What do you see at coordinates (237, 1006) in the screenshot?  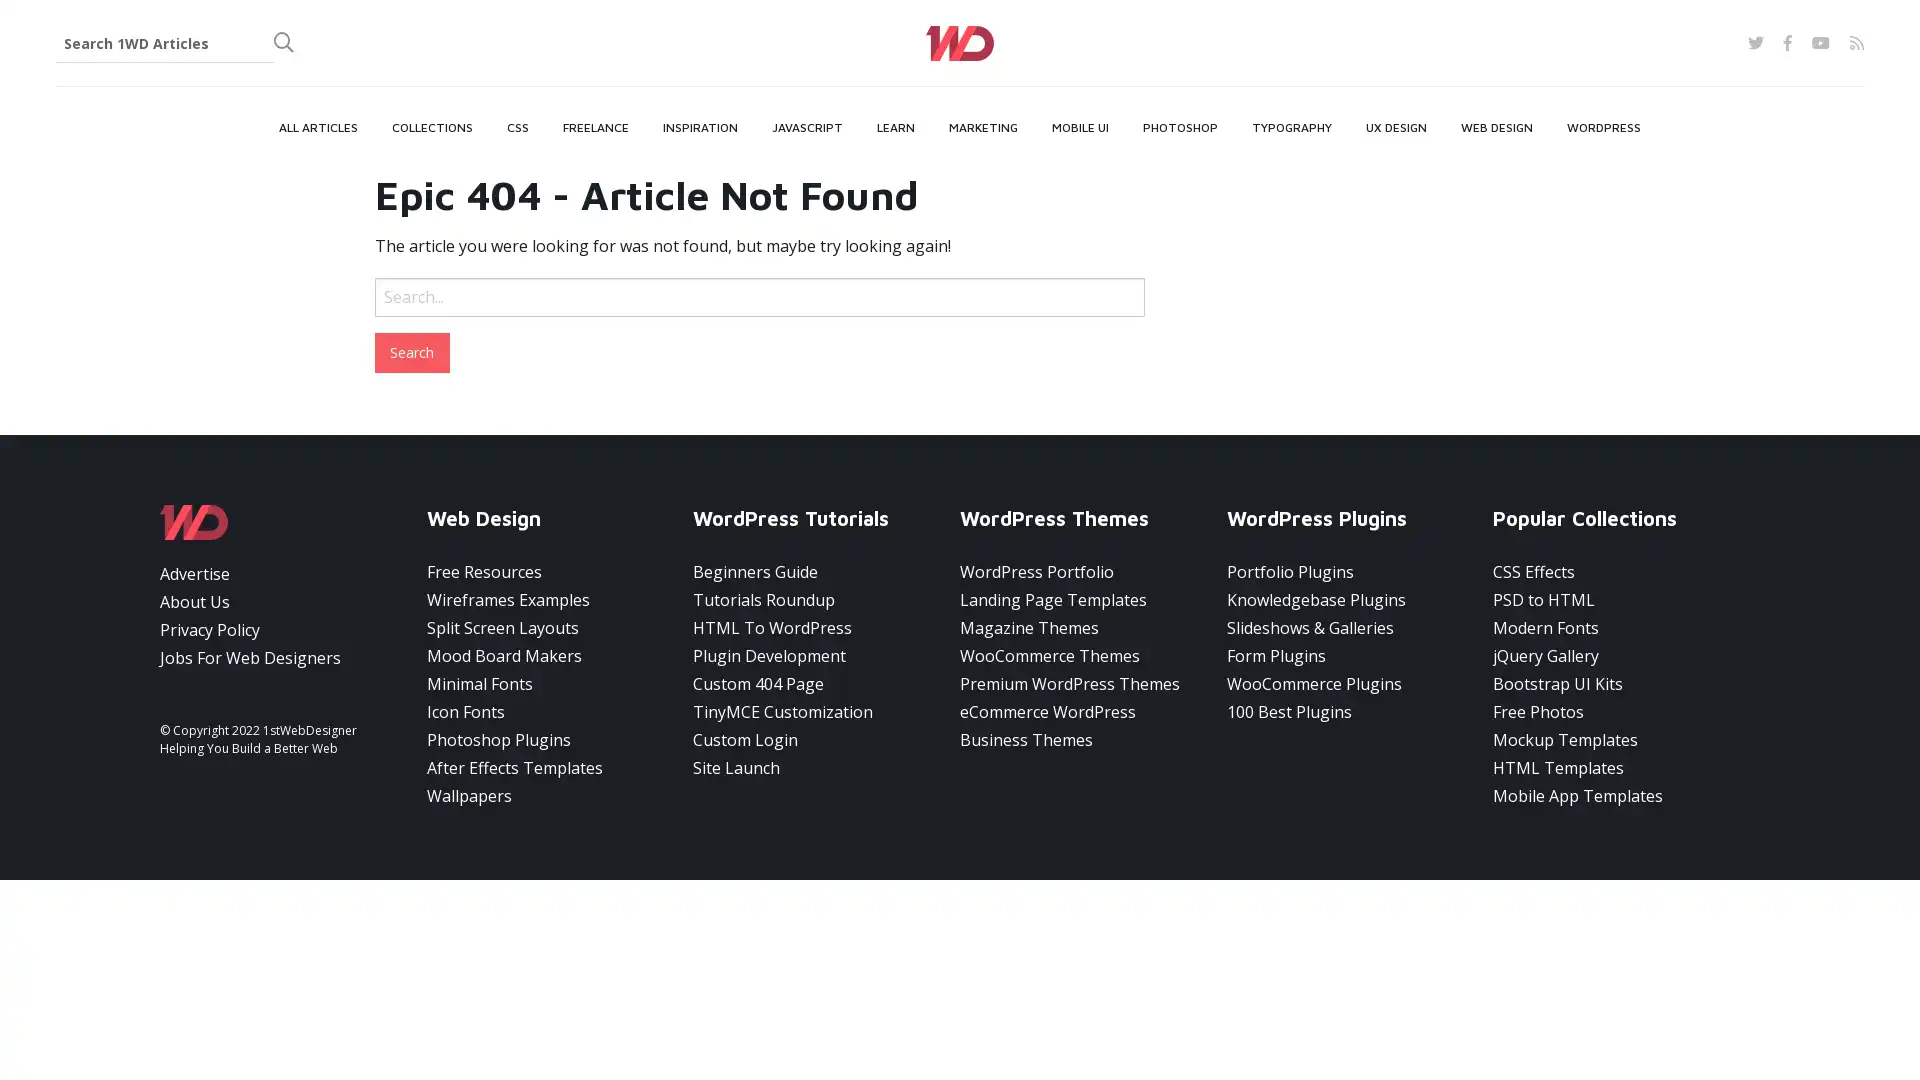 I see `learn more about cookies` at bounding box center [237, 1006].